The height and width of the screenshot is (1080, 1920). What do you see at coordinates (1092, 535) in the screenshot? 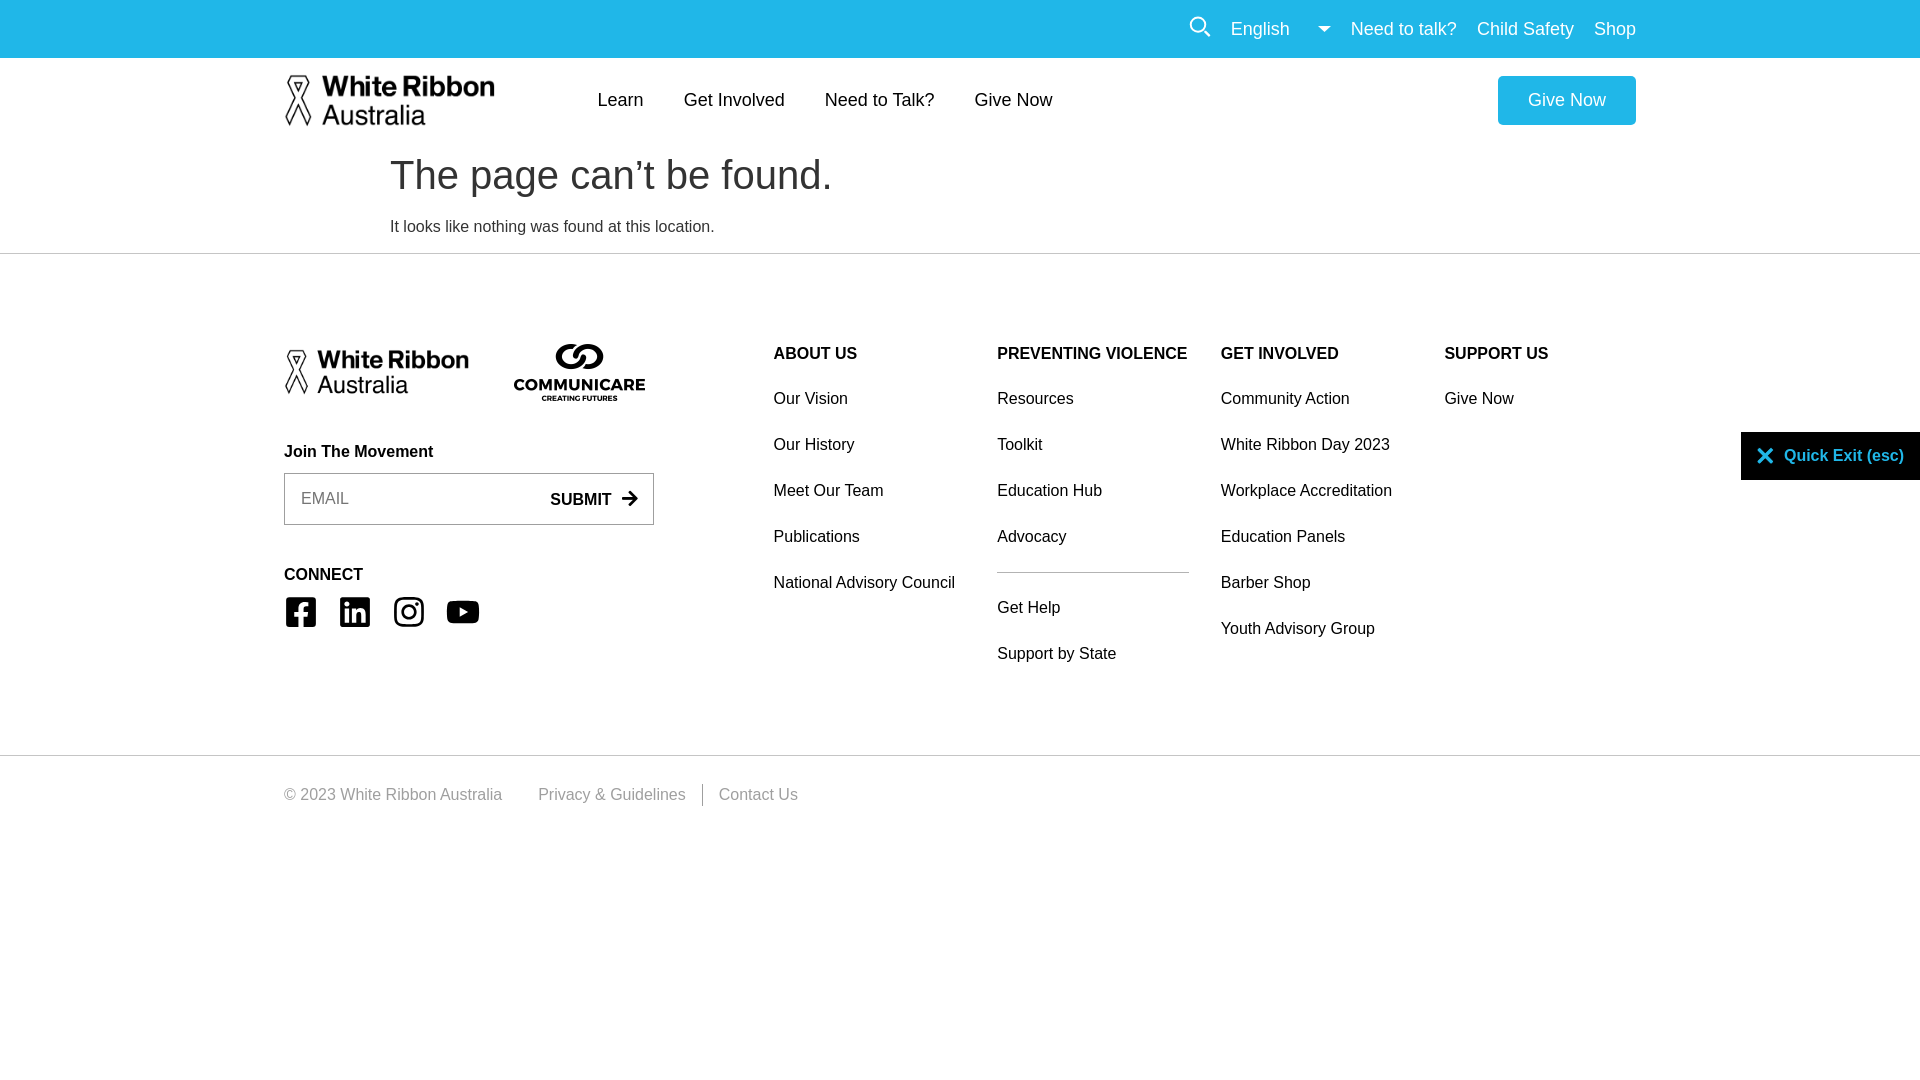
I see `'Advocacy'` at bounding box center [1092, 535].